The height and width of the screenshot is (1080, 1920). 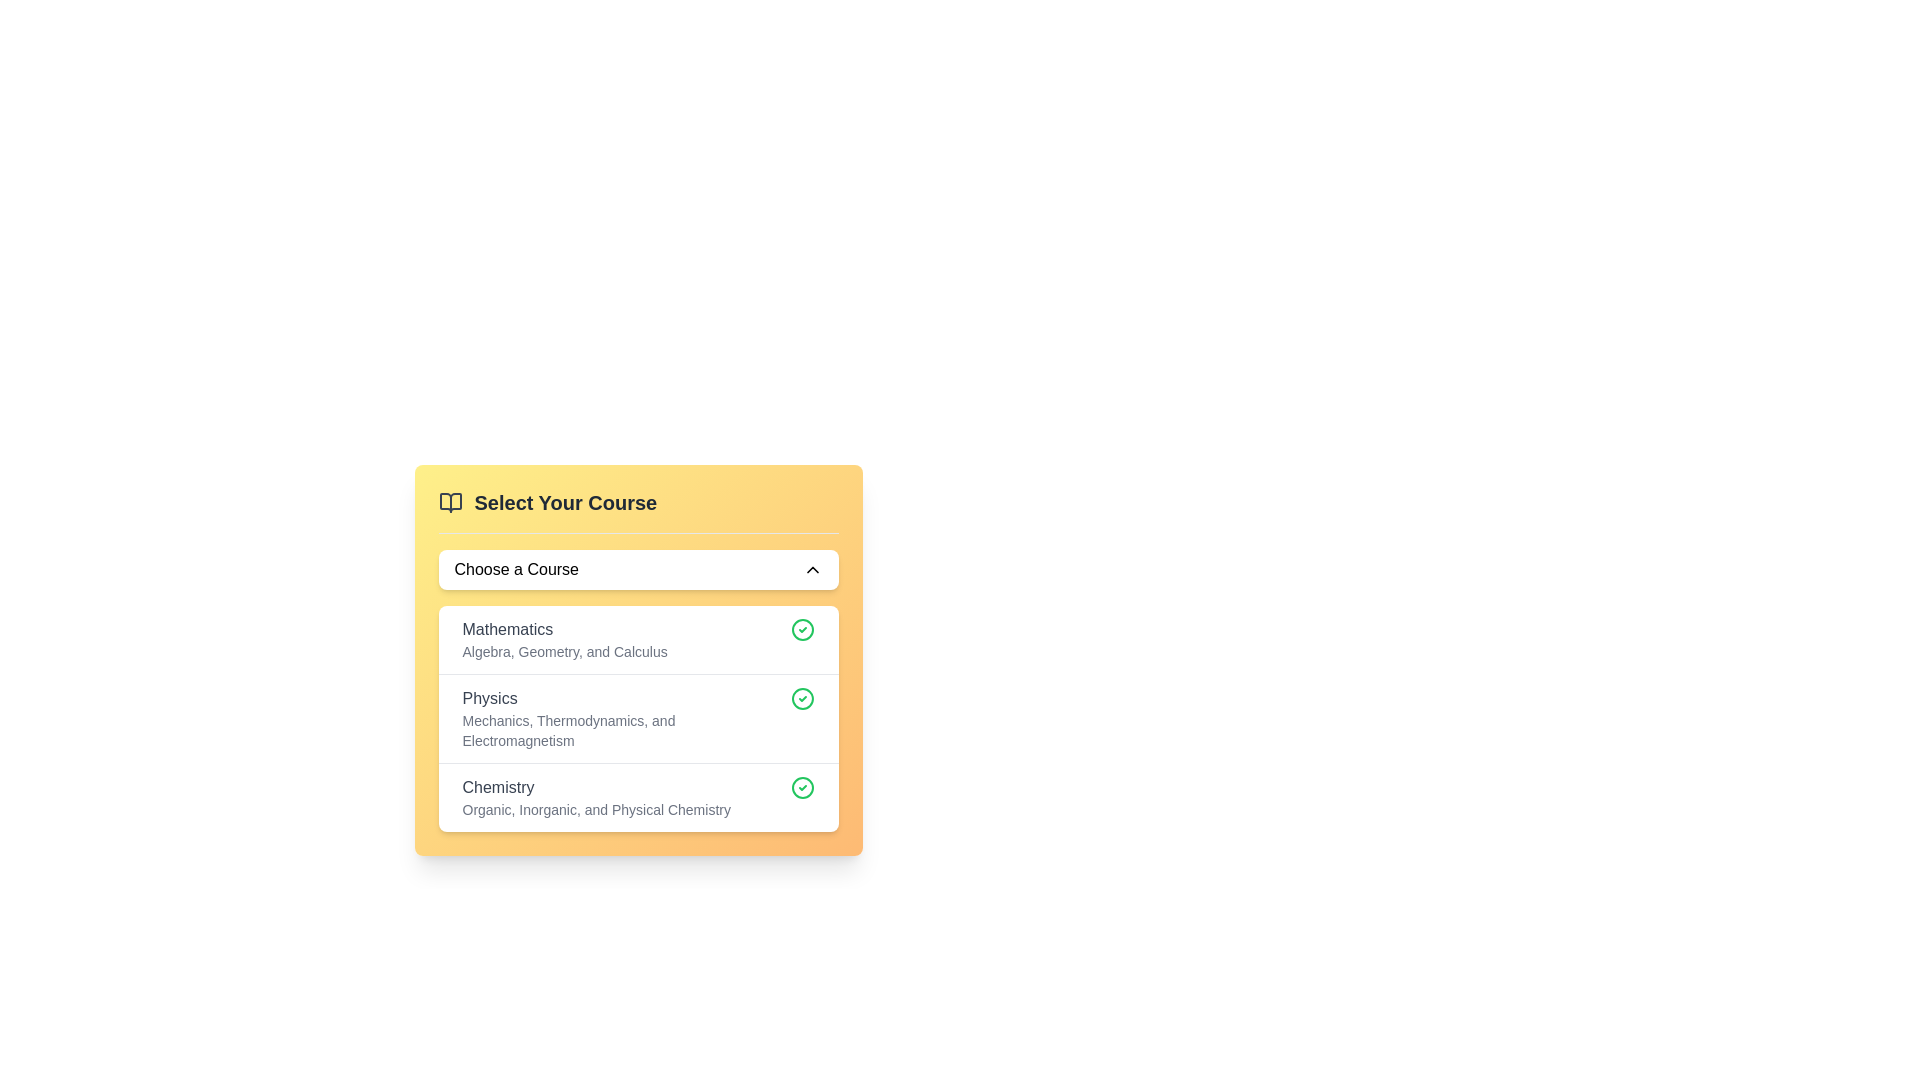 I want to click on the educational theme icon located in the header of the 'Select Your Course' section, positioned before the text title, so click(x=449, y=501).